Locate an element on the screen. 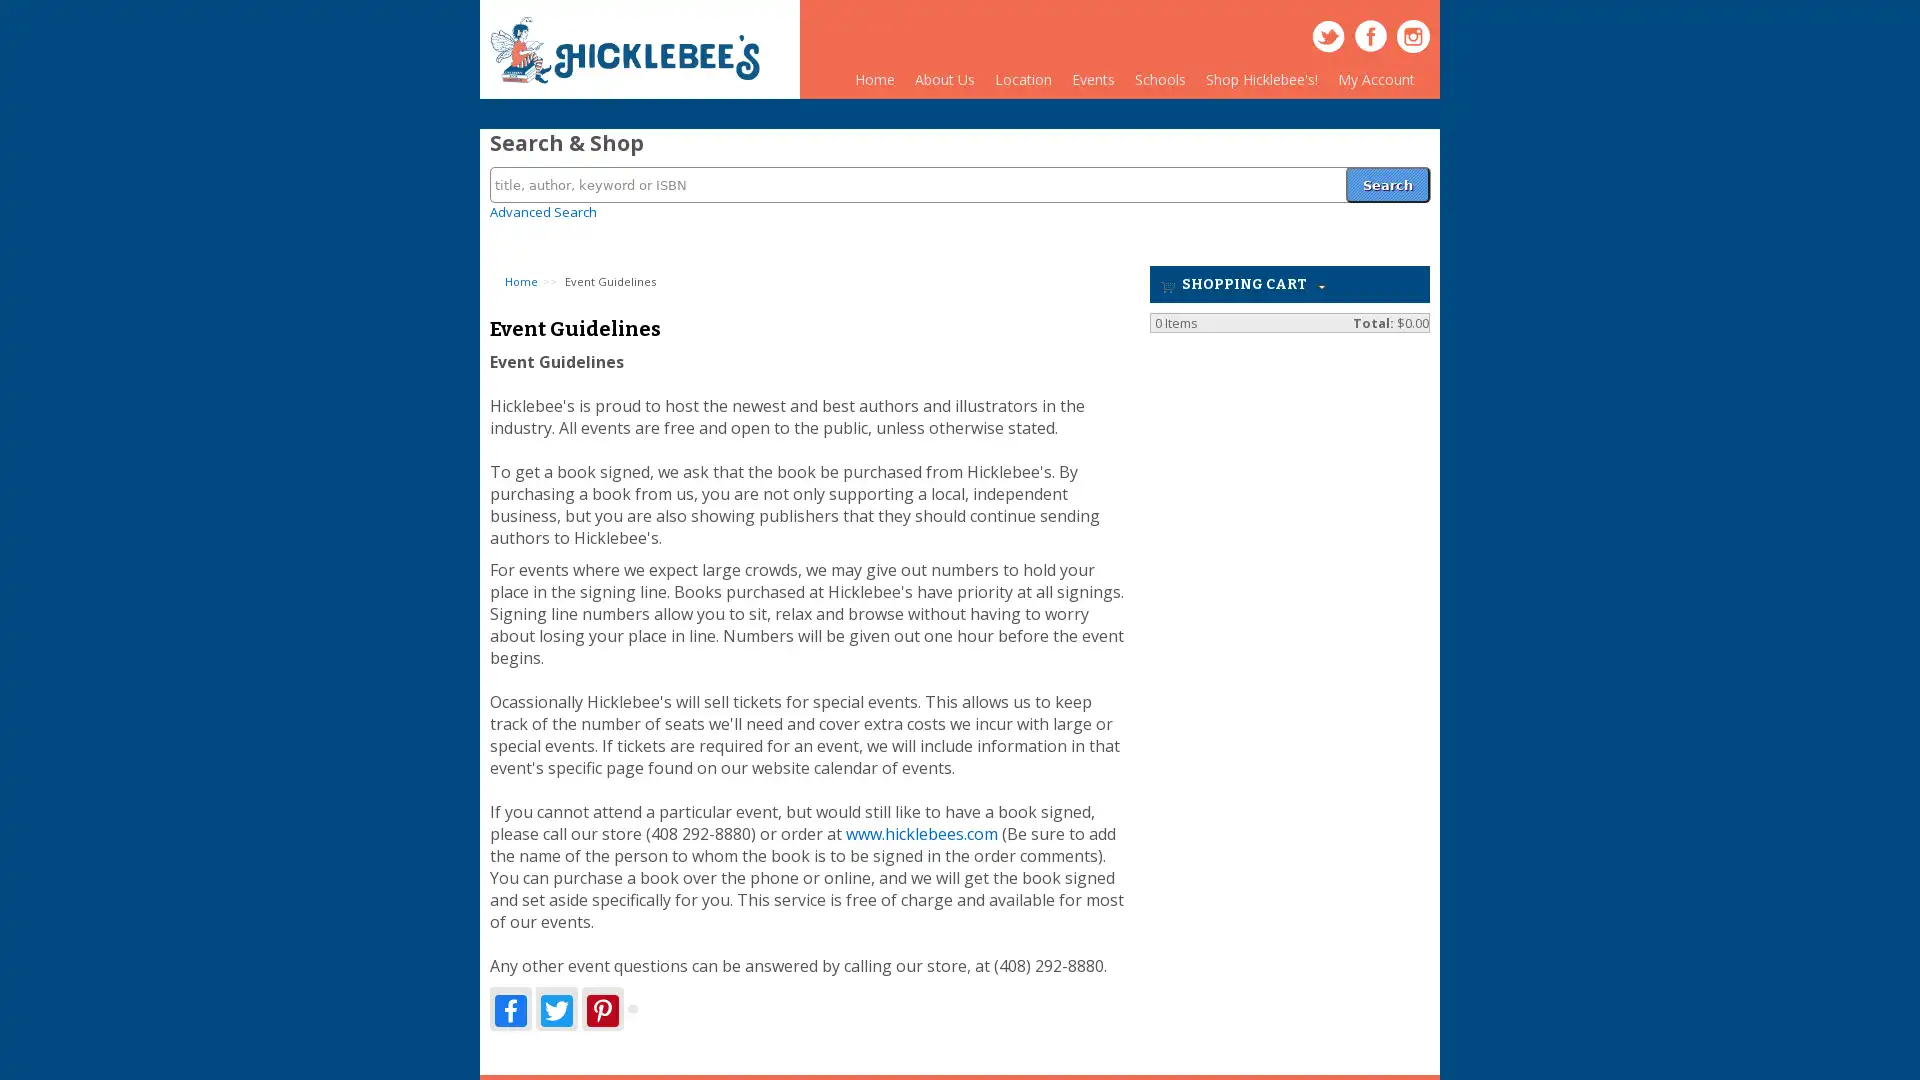 This screenshot has width=1920, height=1080. Search is located at coordinates (1386, 172).